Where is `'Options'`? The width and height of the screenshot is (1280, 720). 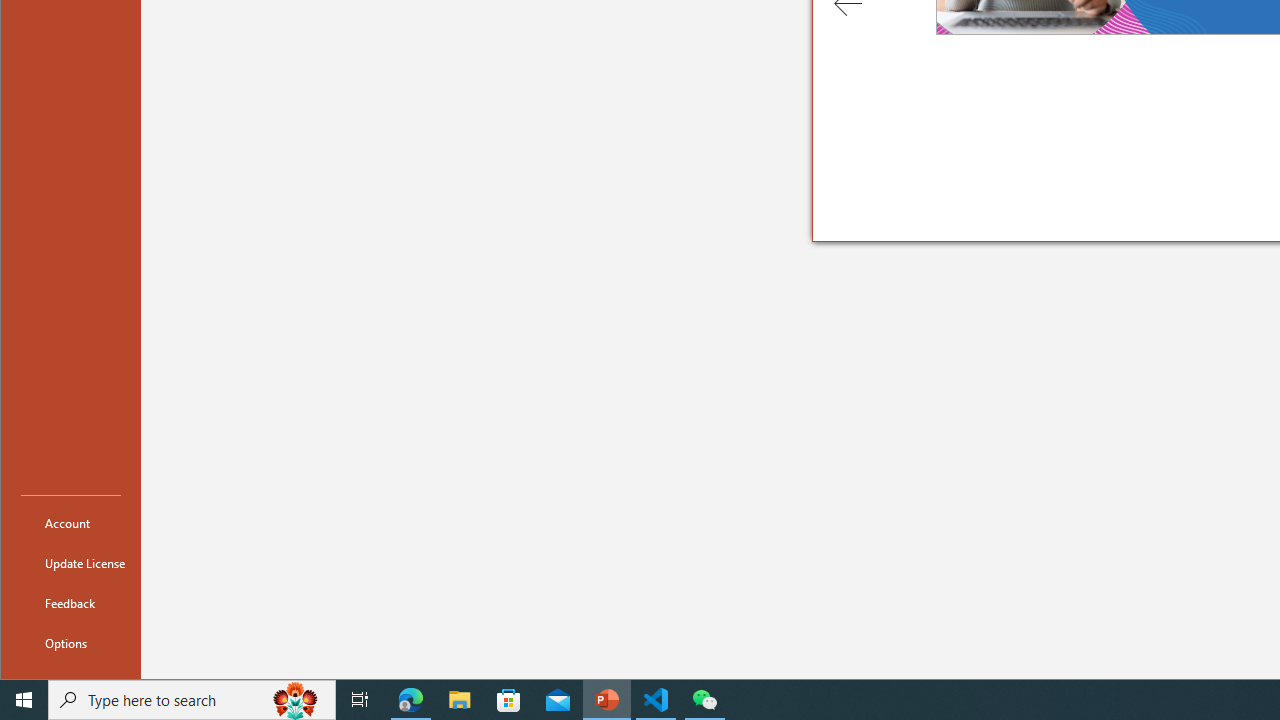 'Options' is located at coordinates (71, 642).